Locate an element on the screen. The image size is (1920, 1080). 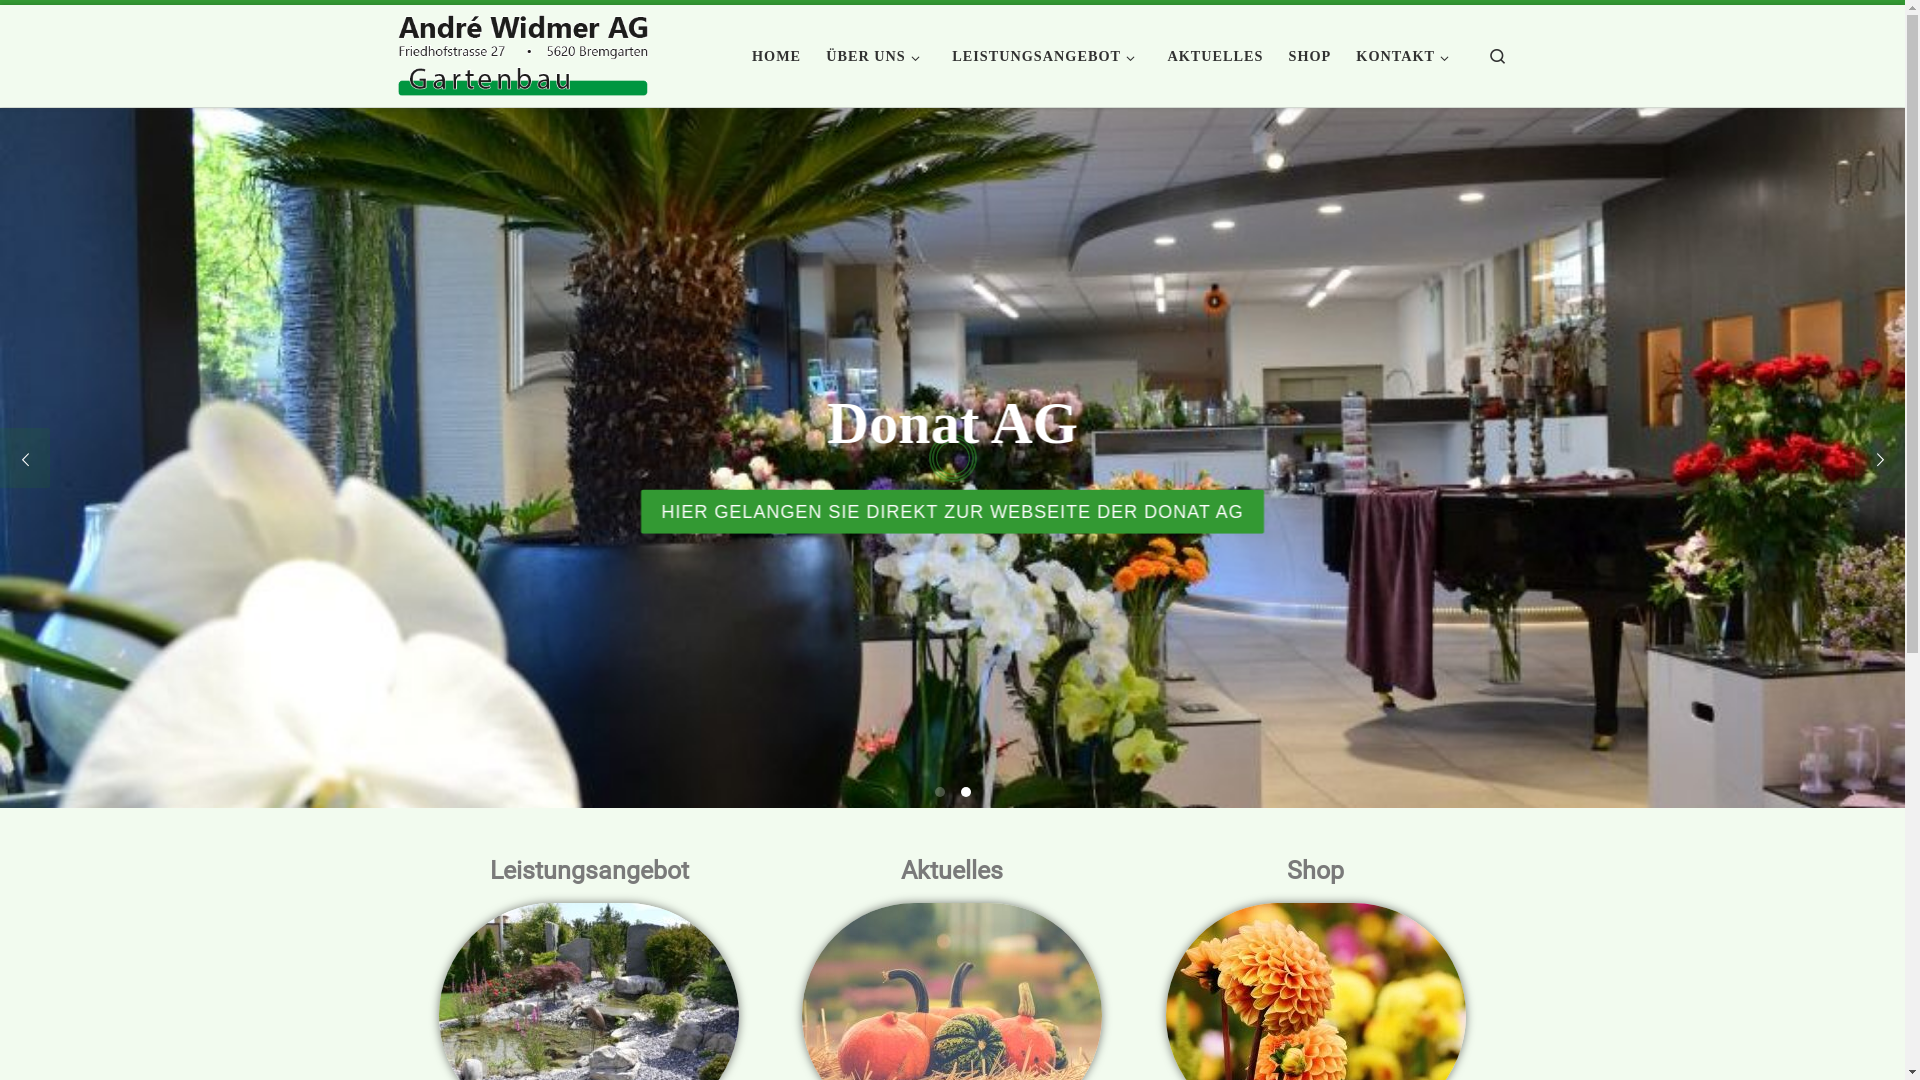
'Zum Inhalt springen' is located at coordinates (92, 27).